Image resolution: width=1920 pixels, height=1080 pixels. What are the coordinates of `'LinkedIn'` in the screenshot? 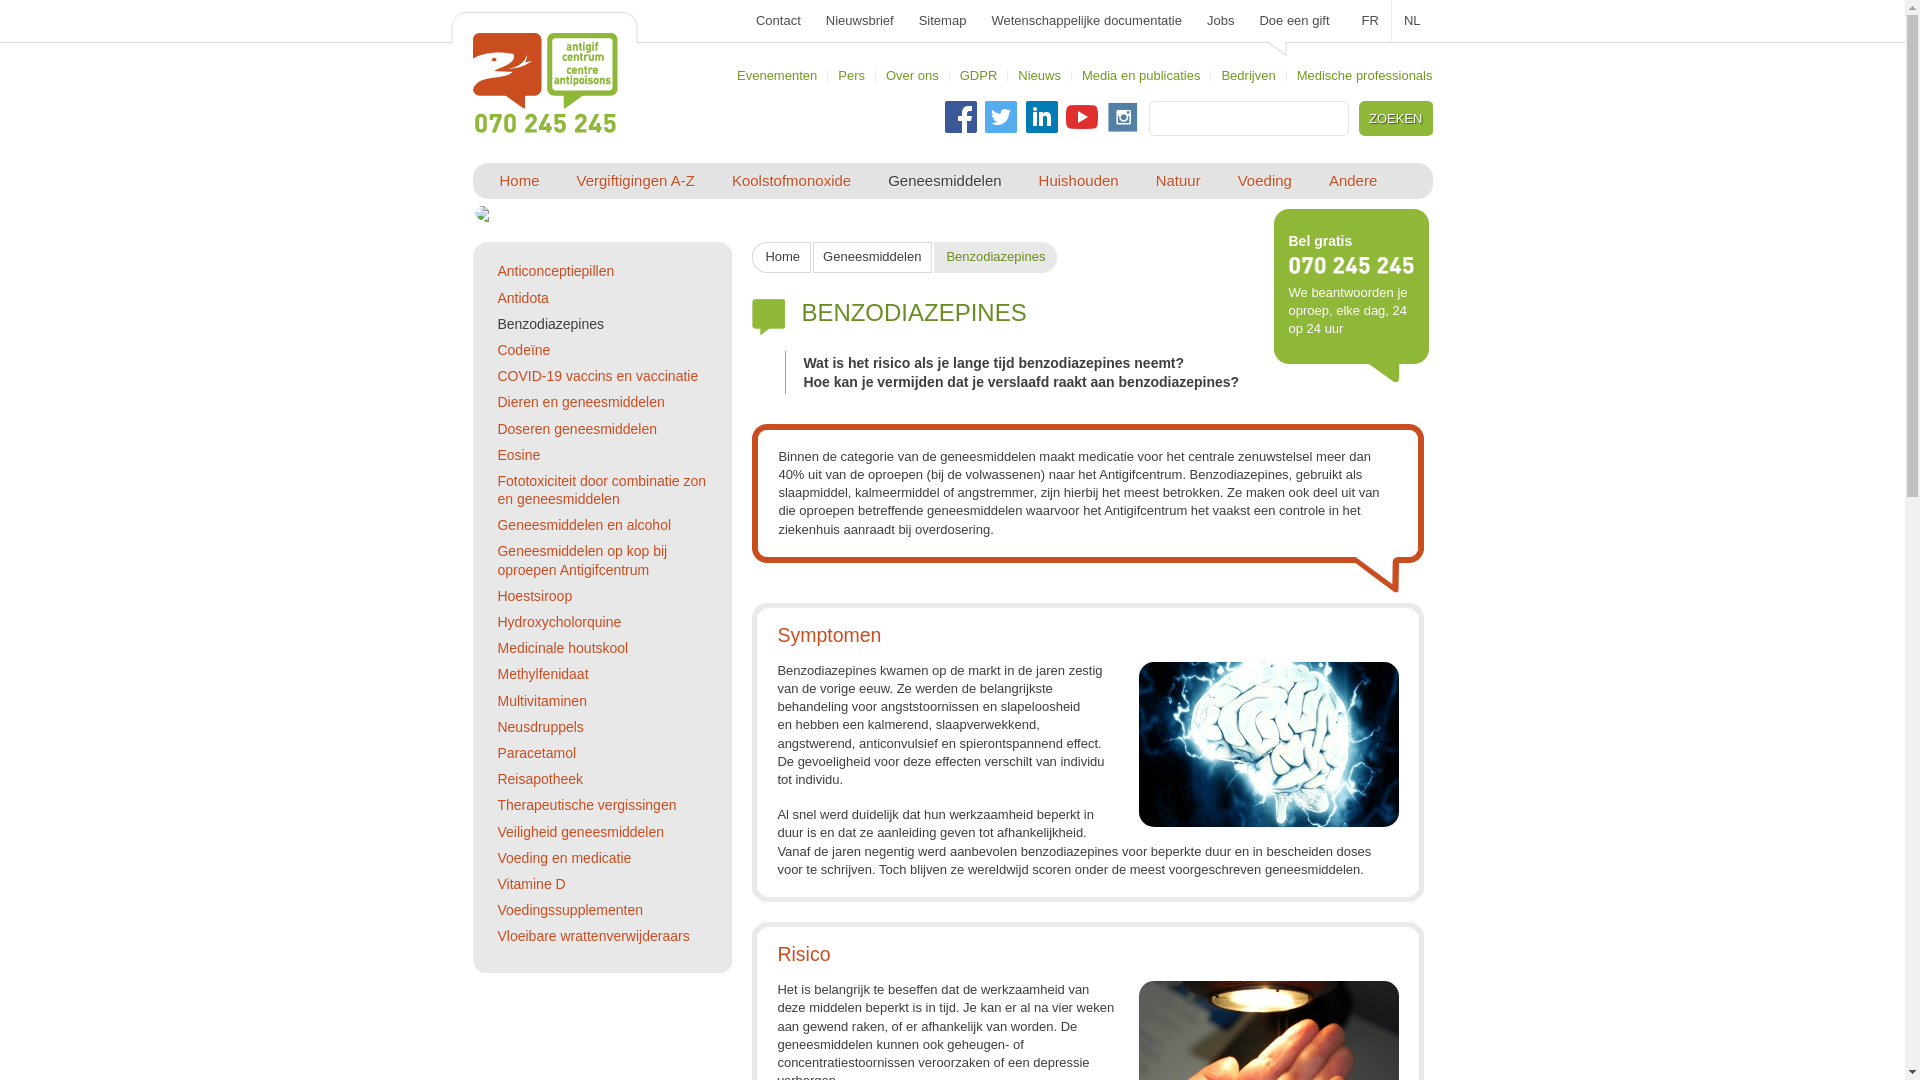 It's located at (1026, 116).